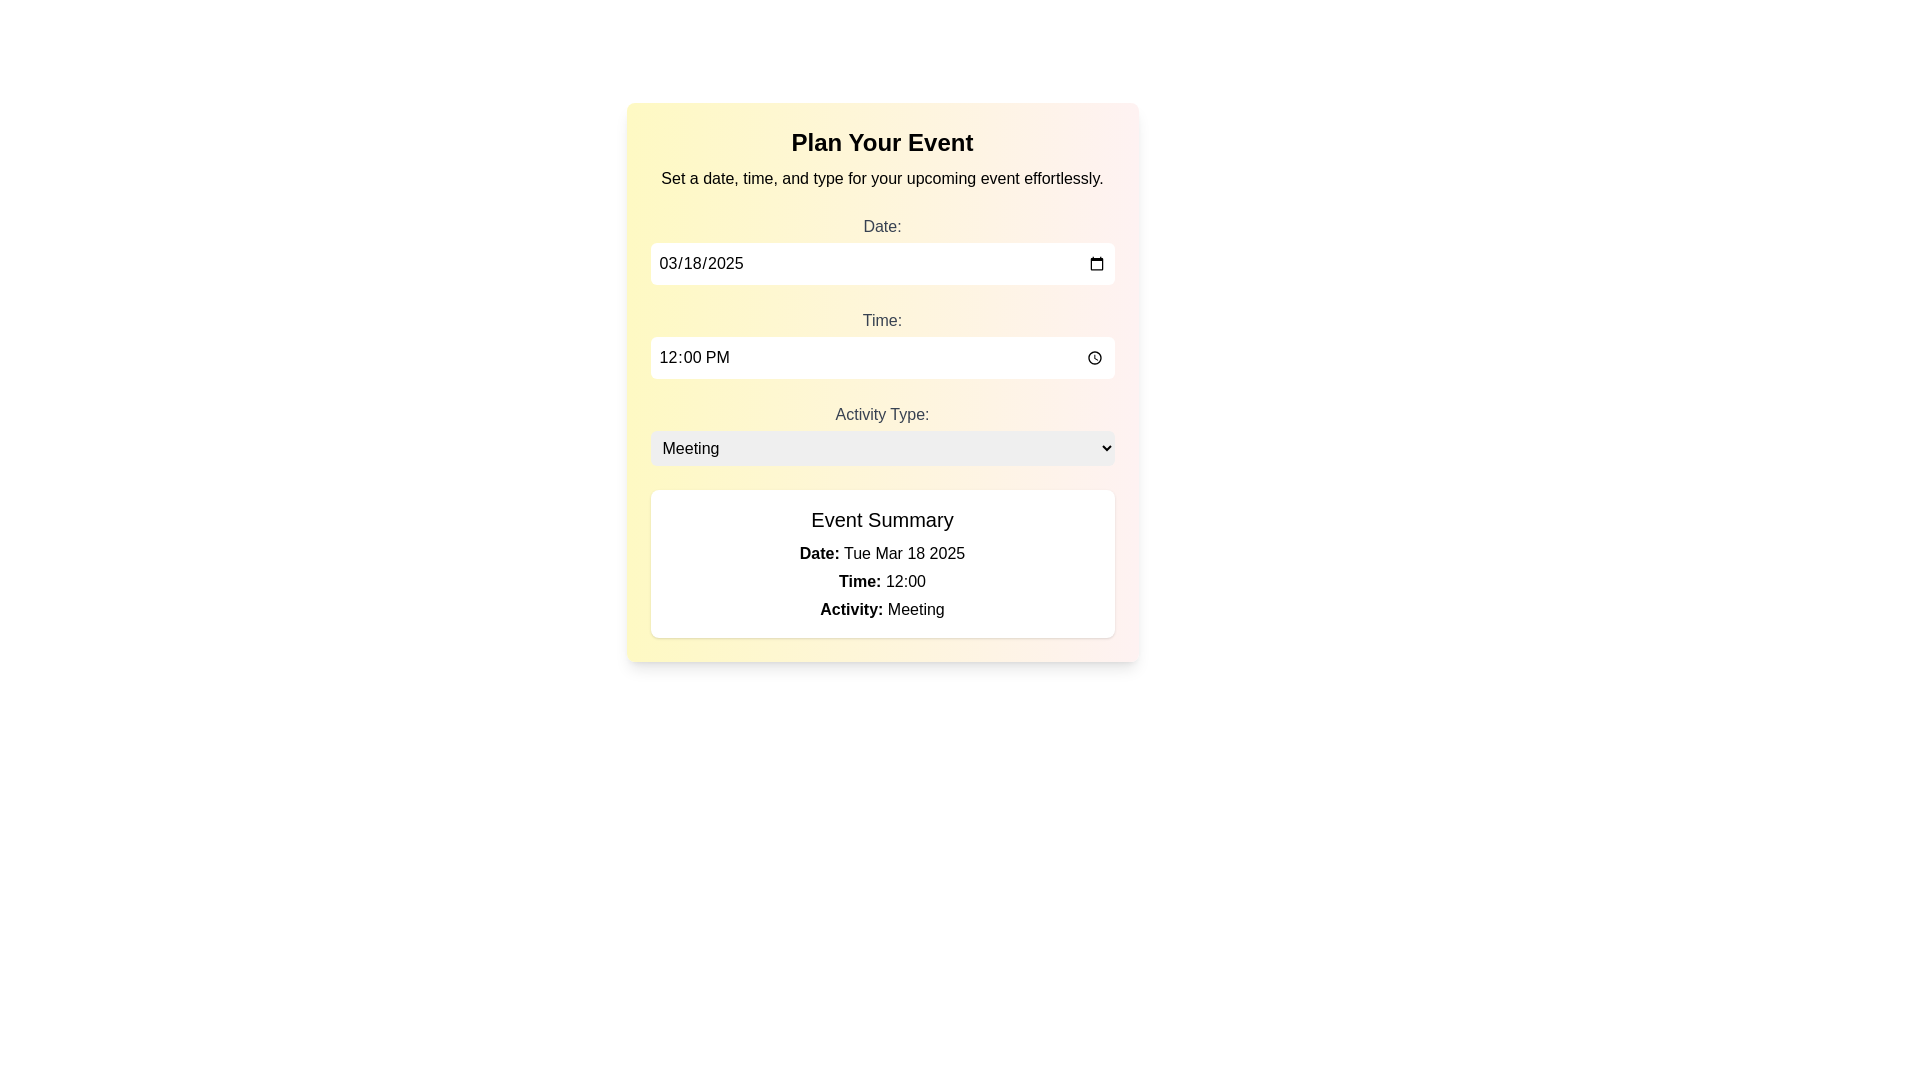  What do you see at coordinates (819, 553) in the screenshot?
I see `the bolded label 'Date:' located in the event summary section beneath the event planning form` at bounding box center [819, 553].